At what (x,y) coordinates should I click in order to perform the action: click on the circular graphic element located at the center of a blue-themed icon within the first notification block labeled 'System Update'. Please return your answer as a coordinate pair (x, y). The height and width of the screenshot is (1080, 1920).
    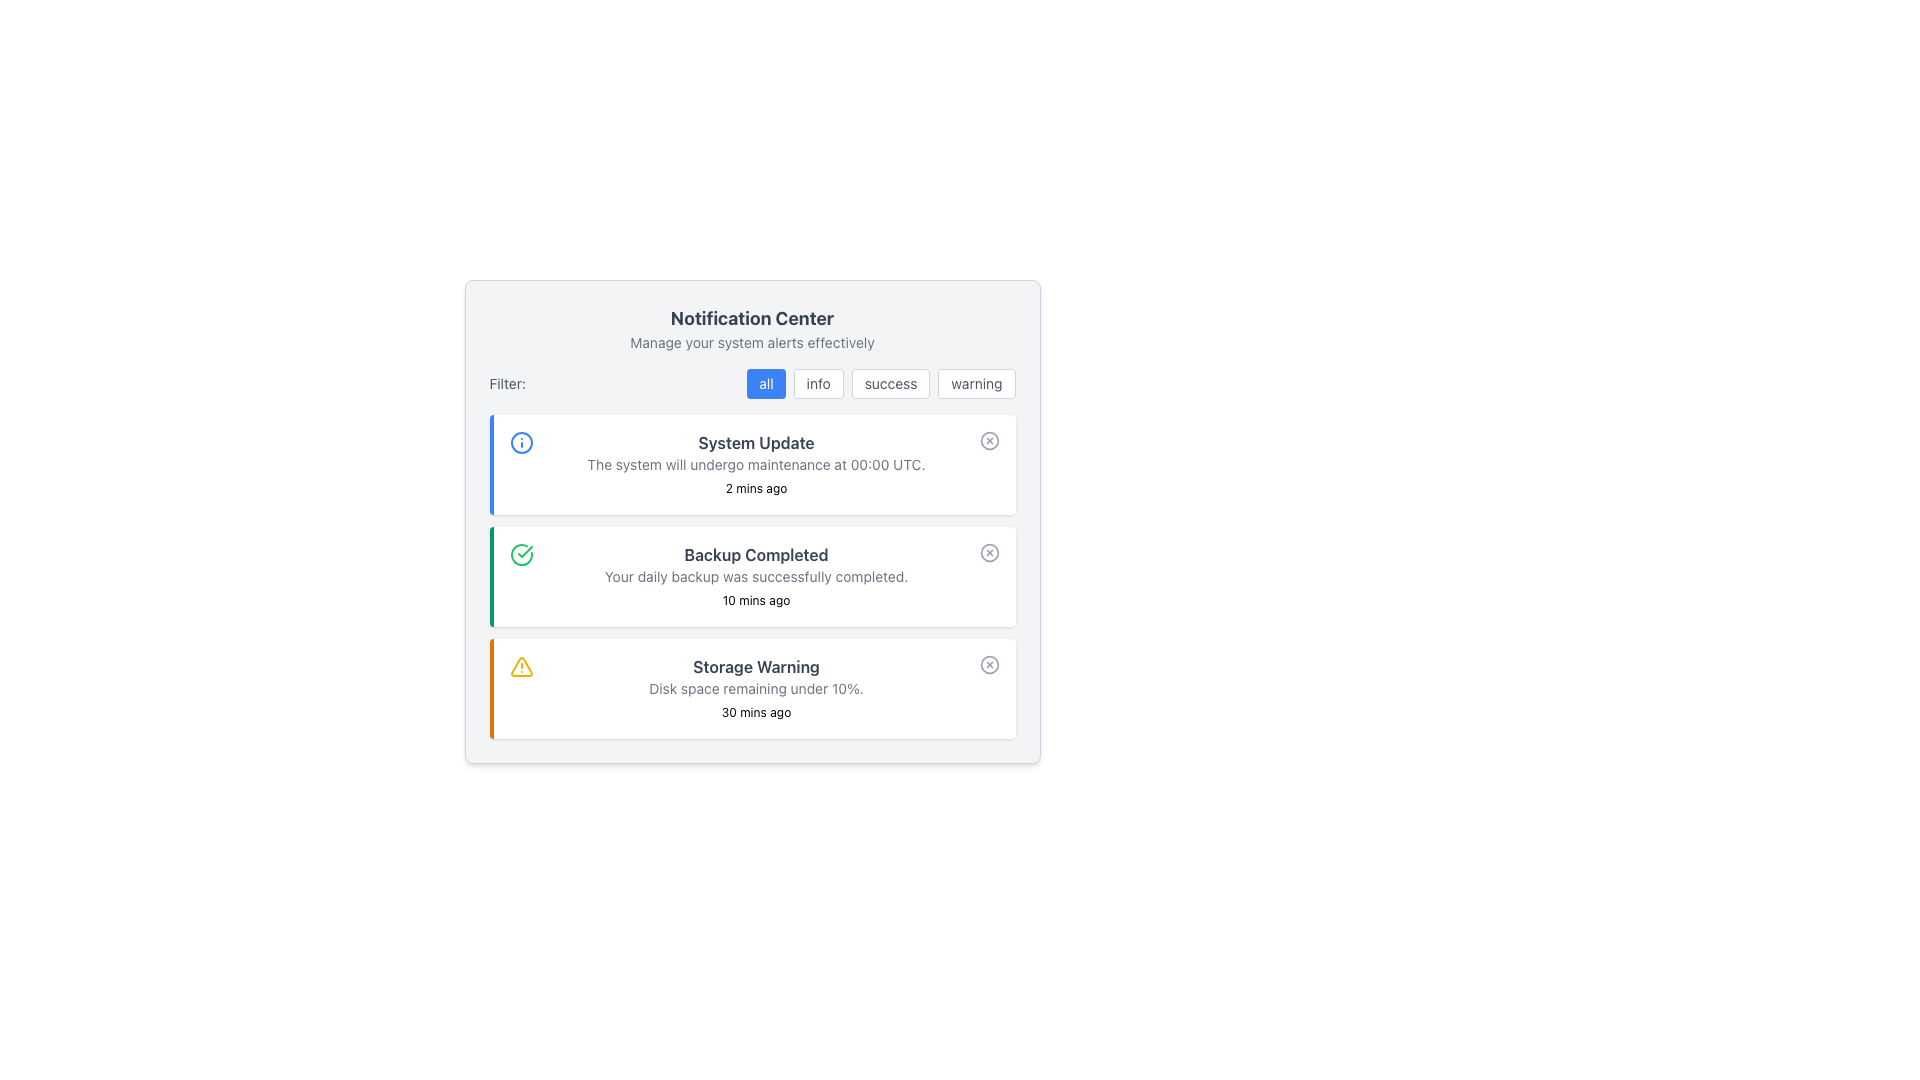
    Looking at the image, I should click on (521, 442).